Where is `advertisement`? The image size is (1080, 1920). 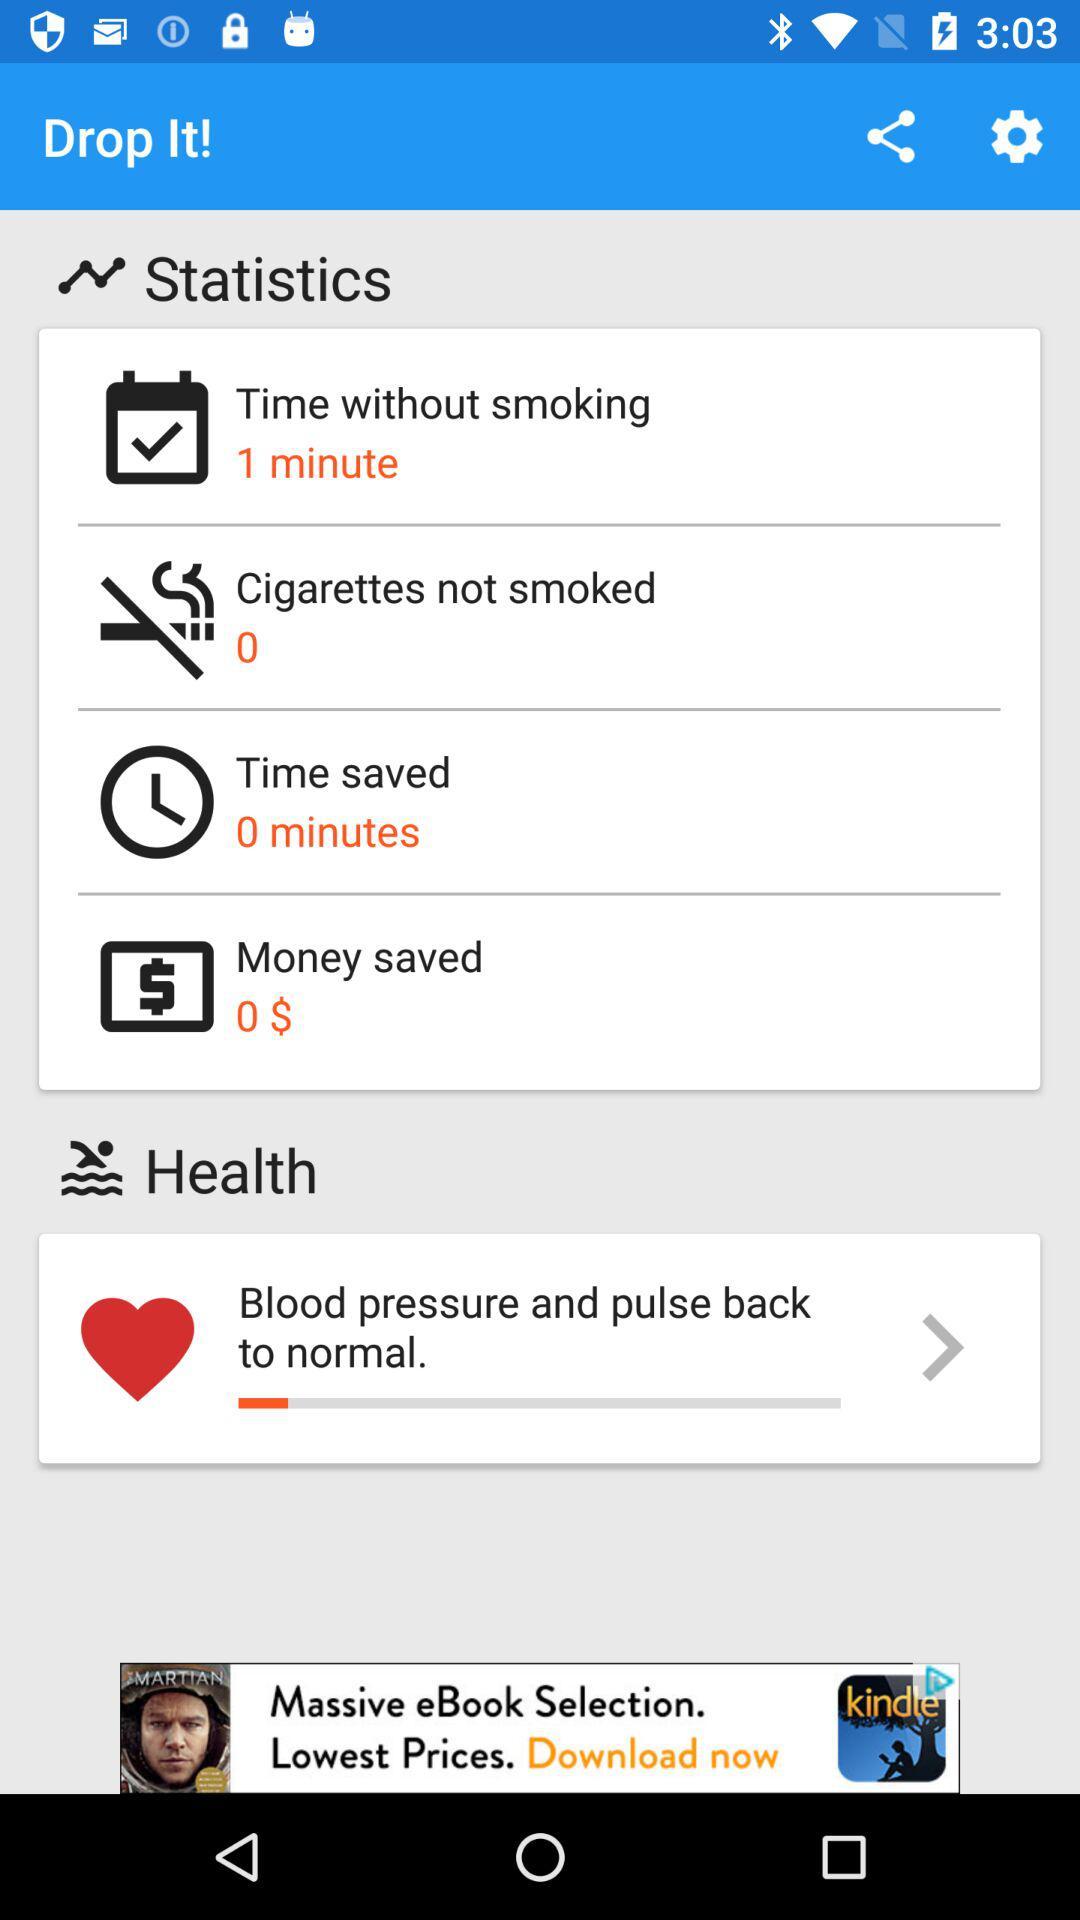
advertisement is located at coordinates (540, 1727).